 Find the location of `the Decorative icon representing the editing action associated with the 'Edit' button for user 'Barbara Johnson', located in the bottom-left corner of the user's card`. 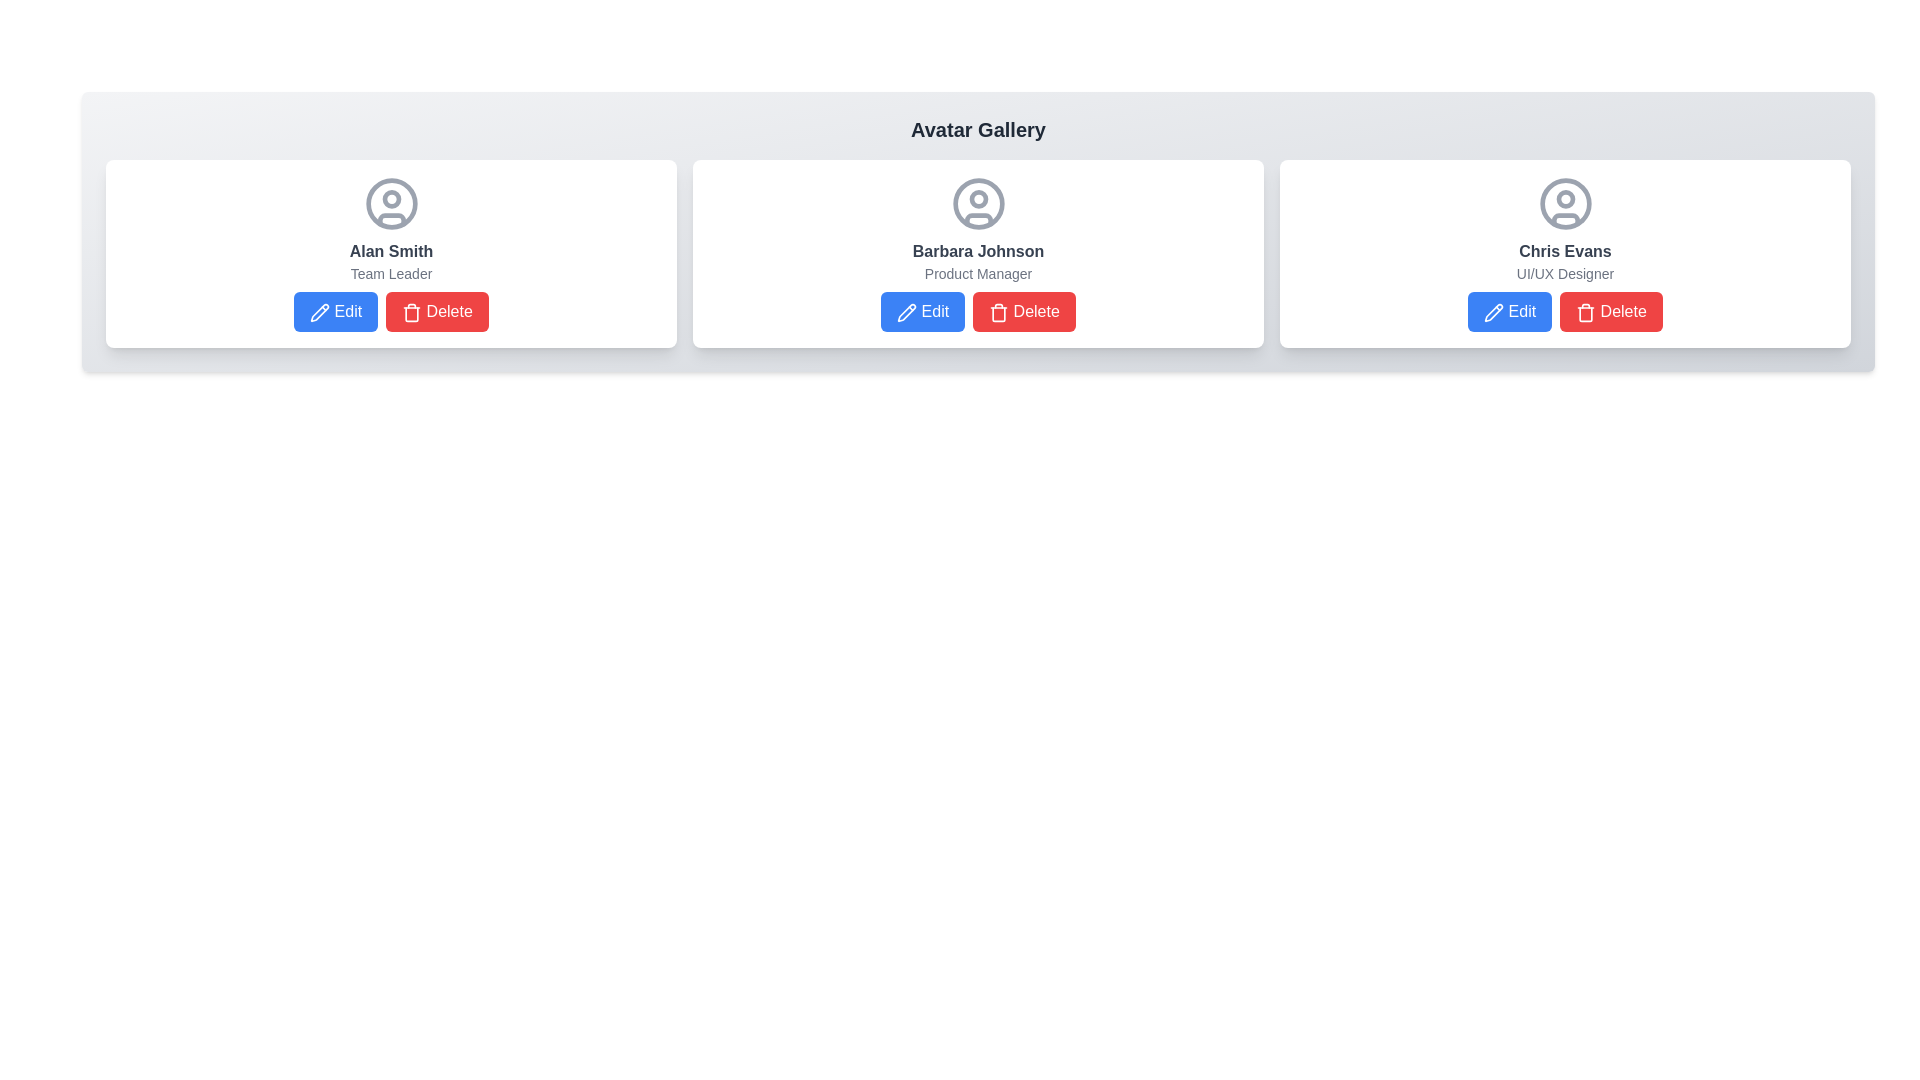

the Decorative icon representing the editing action associated with the 'Edit' button for user 'Barbara Johnson', located in the bottom-left corner of the user's card is located at coordinates (906, 312).